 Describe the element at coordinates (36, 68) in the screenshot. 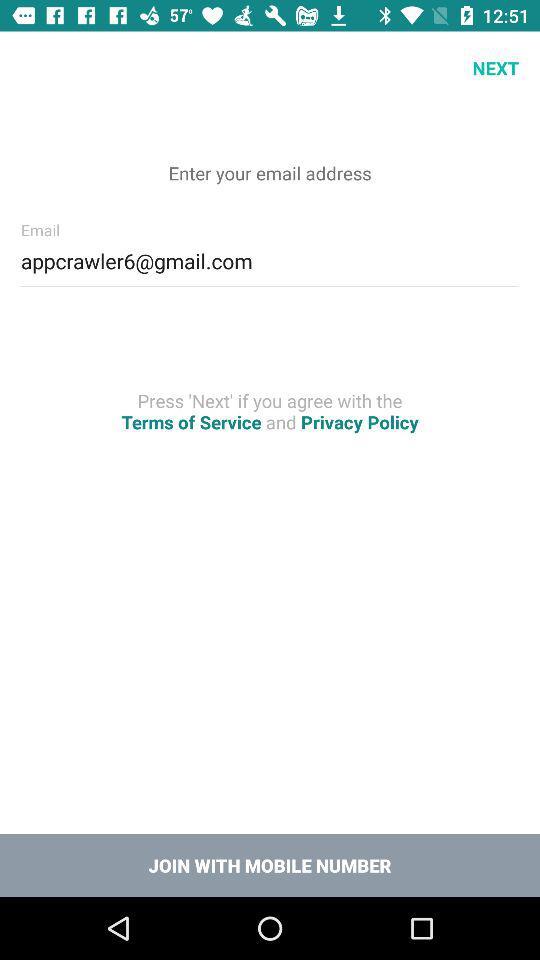

I see `icon at the top left corner` at that location.